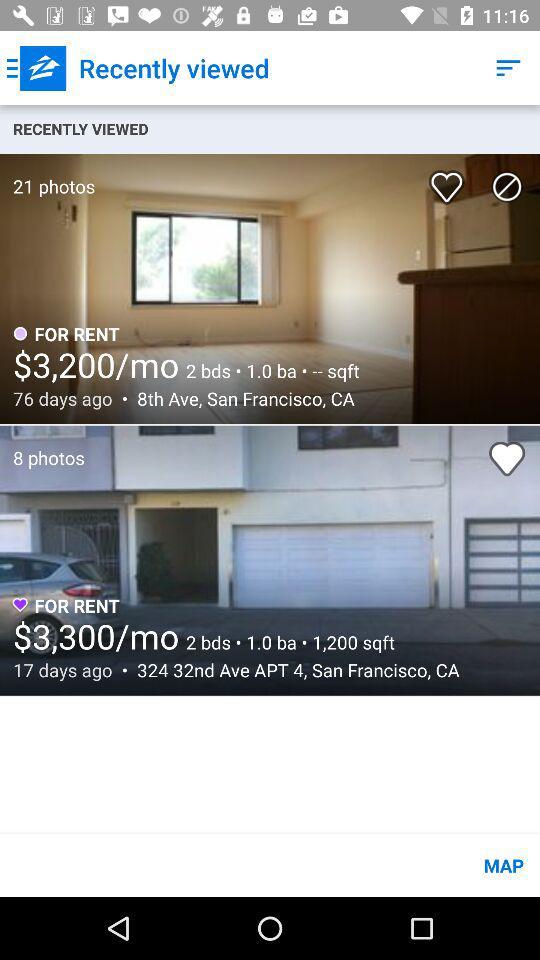  Describe the element at coordinates (507, 458) in the screenshot. I see `item on the right` at that location.